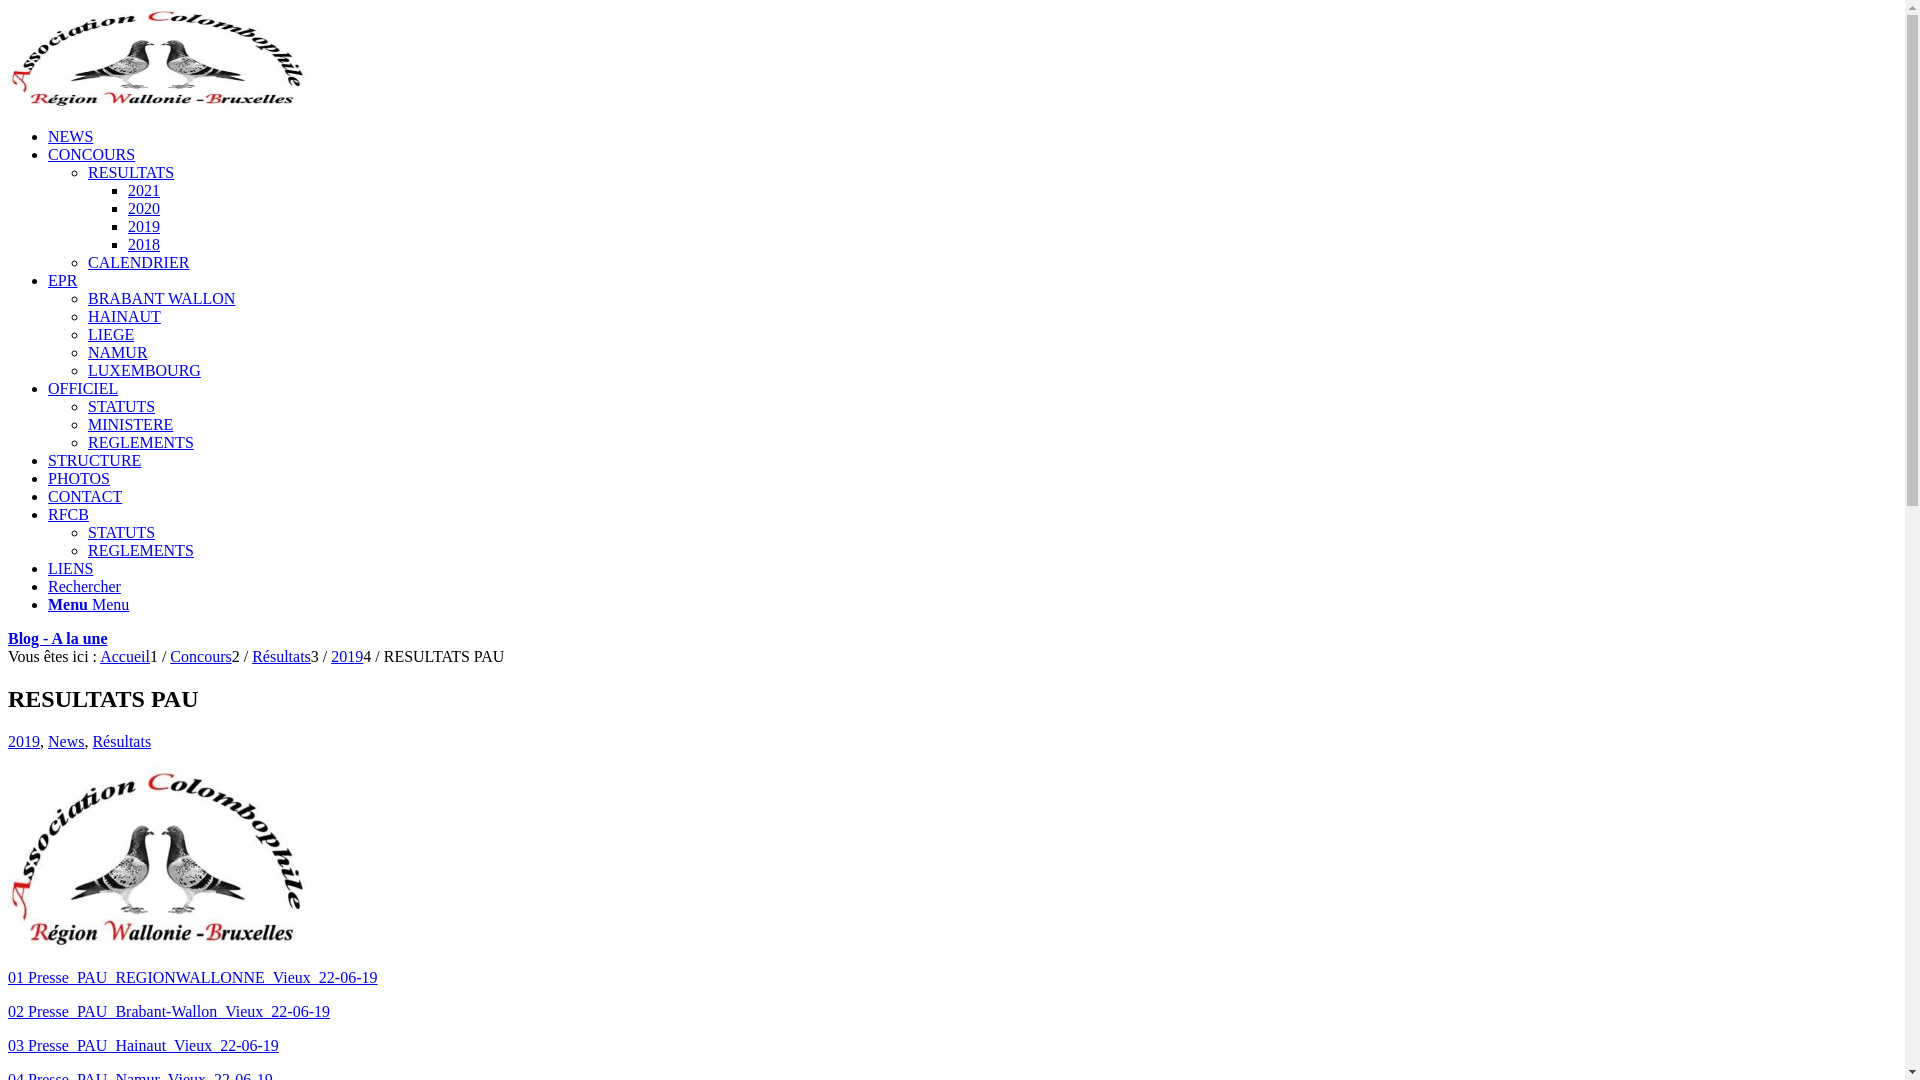  Describe the element at coordinates (143, 370) in the screenshot. I see `'LUXEMBOURG'` at that location.